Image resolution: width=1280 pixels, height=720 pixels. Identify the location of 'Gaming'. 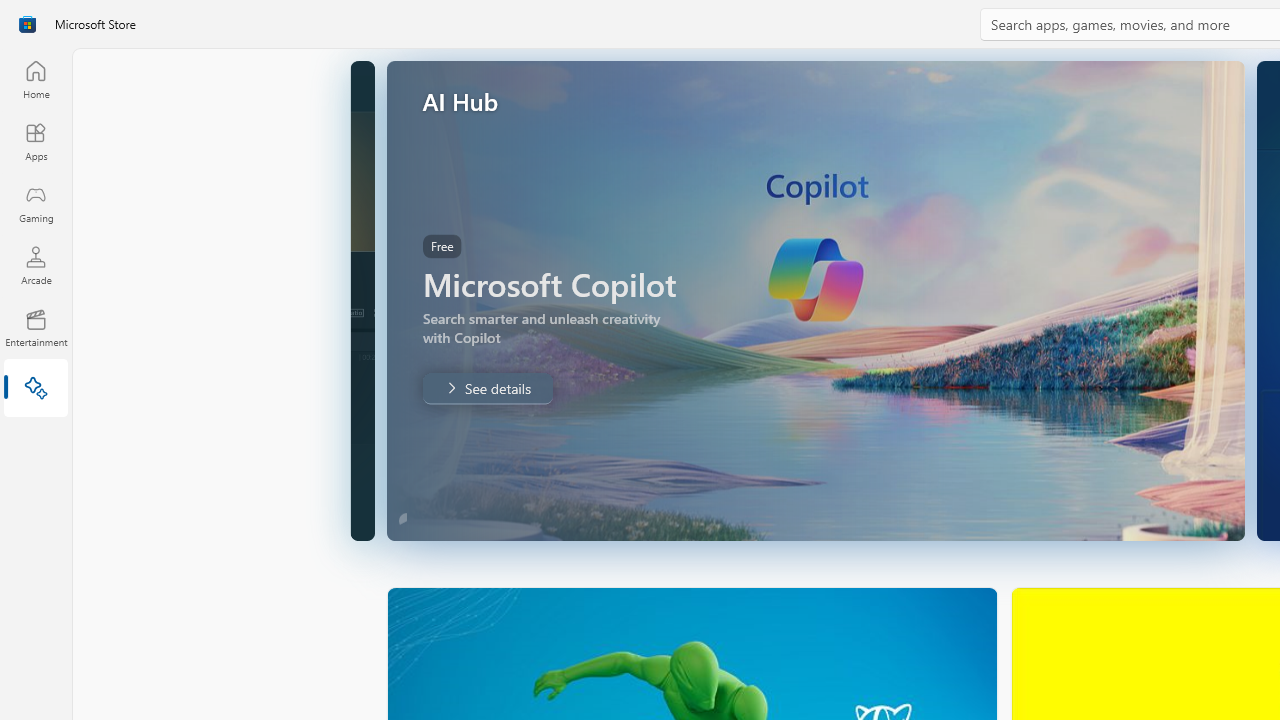
(35, 203).